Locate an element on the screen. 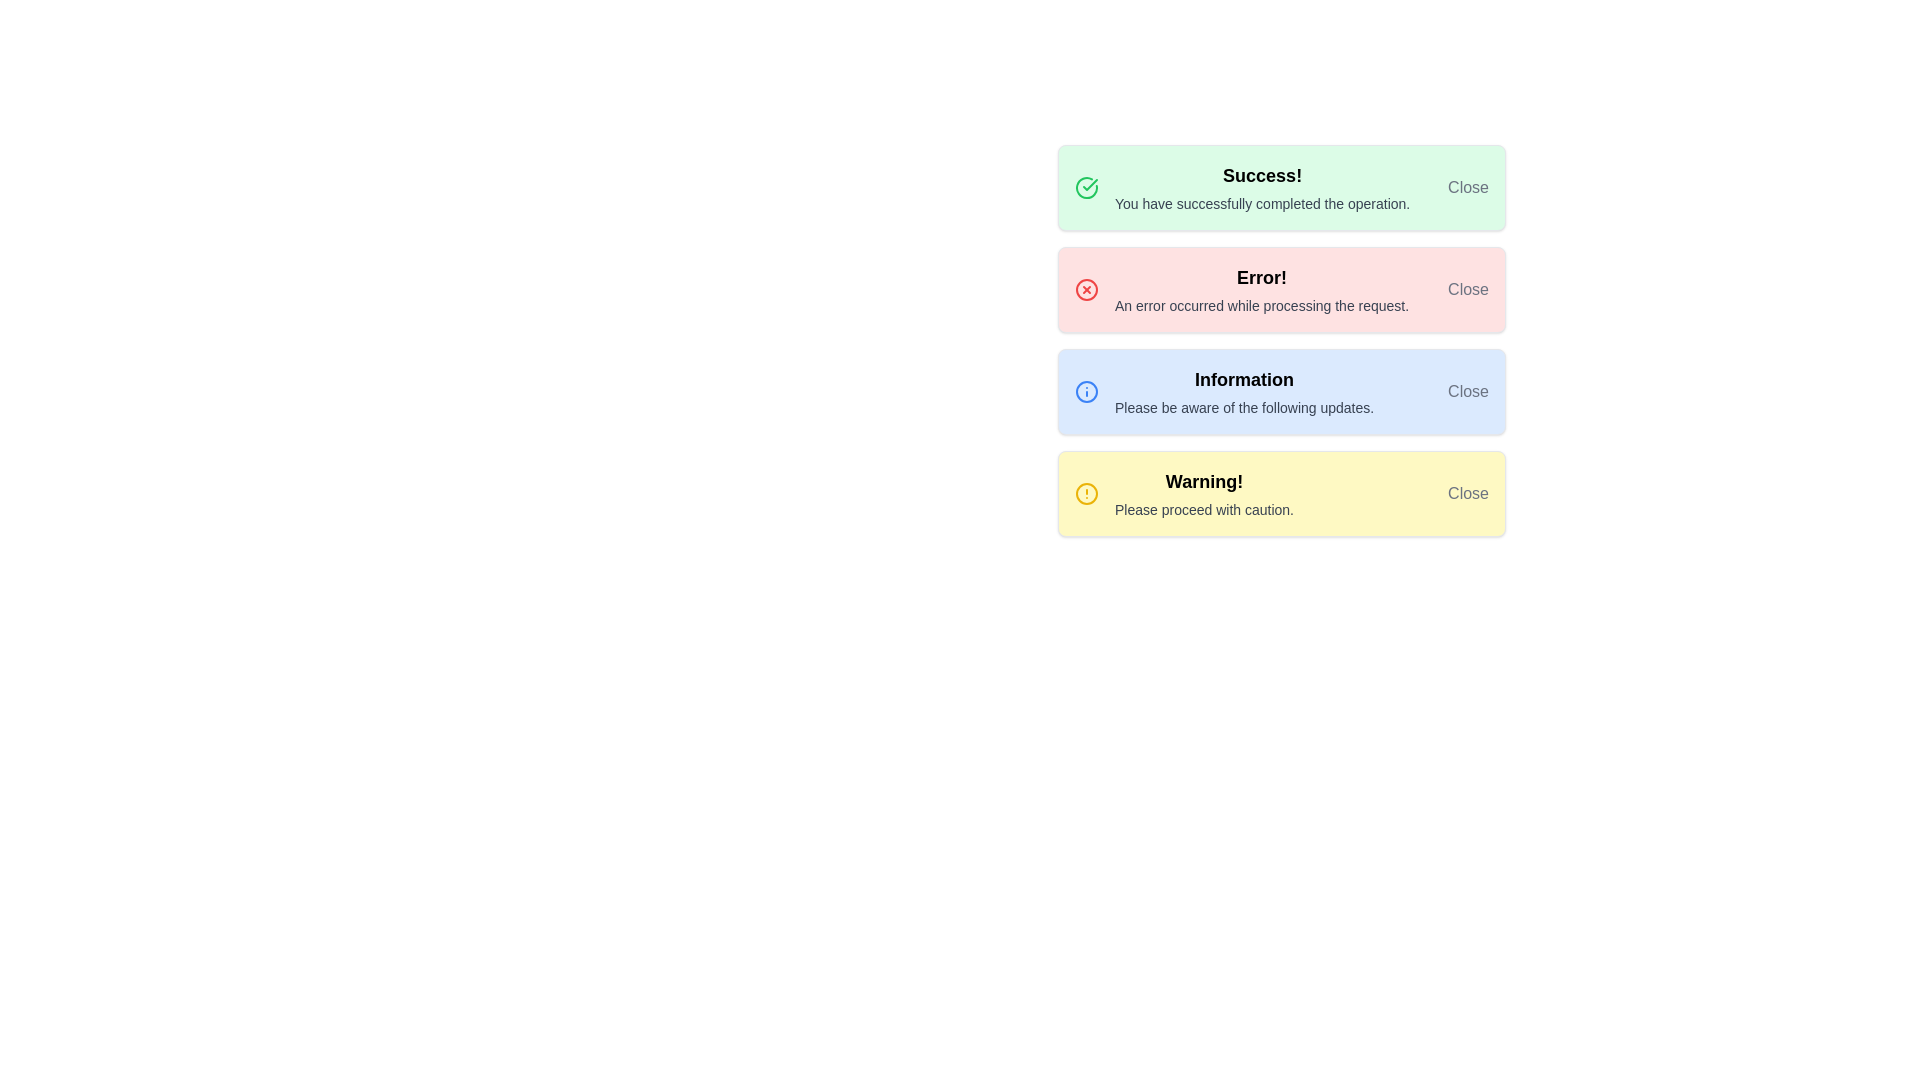 Image resolution: width=1920 pixels, height=1080 pixels. the dismiss button in the 'Information' notification is located at coordinates (1468, 392).